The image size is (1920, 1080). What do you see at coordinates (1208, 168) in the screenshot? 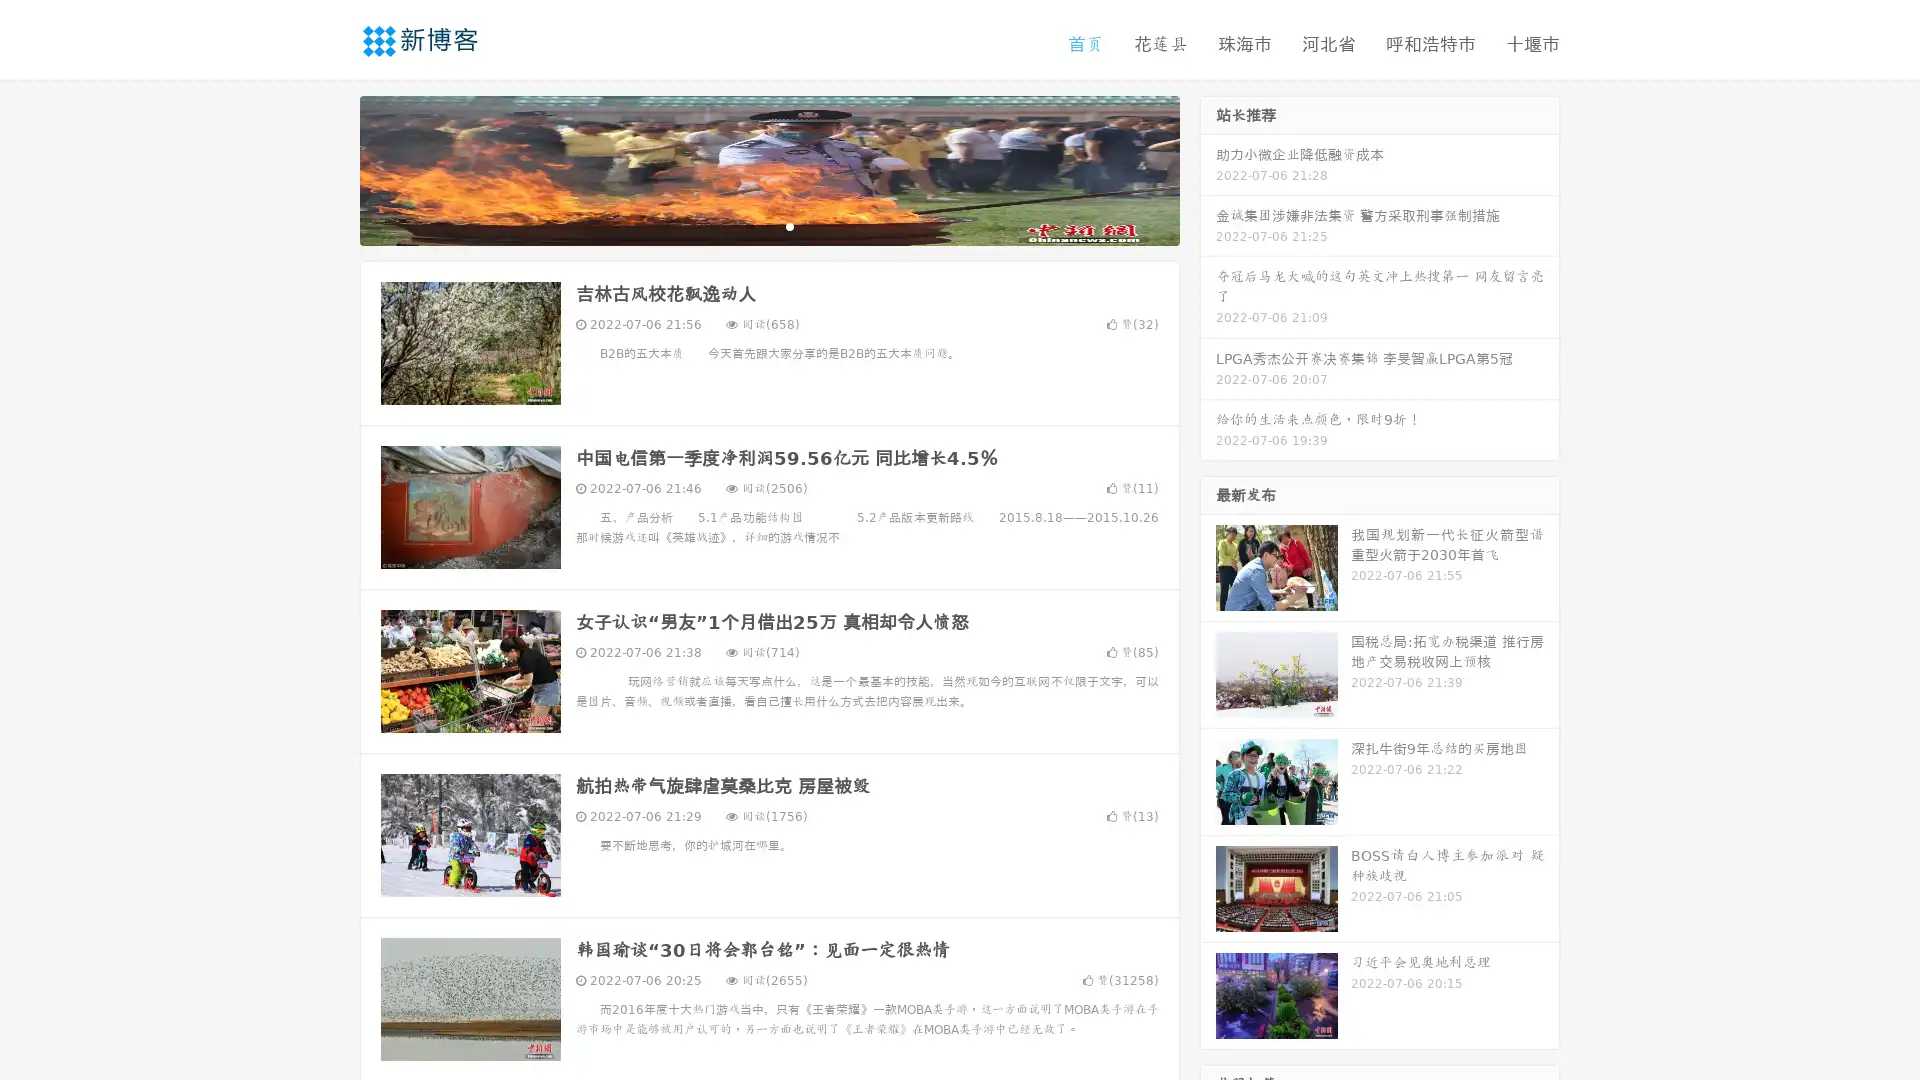
I see `Next slide` at bounding box center [1208, 168].